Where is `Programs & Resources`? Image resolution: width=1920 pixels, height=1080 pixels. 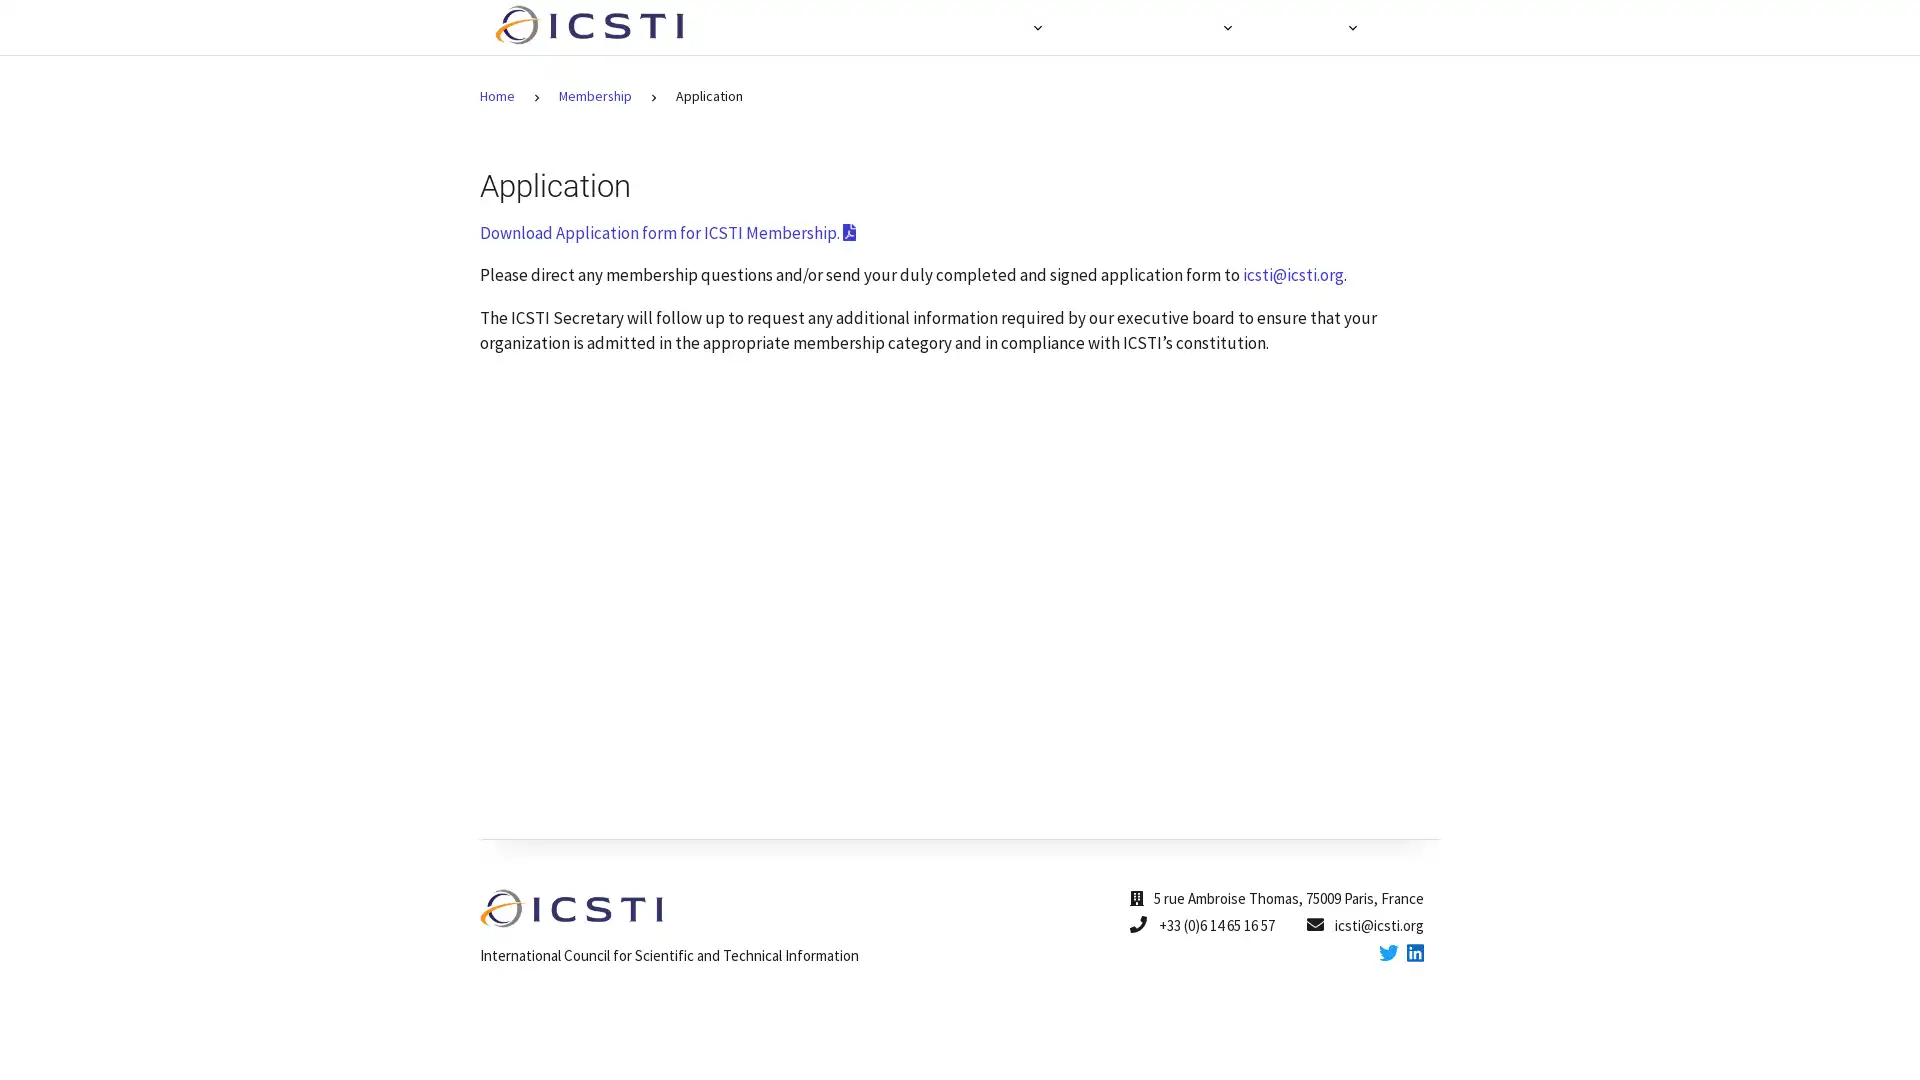
Programs & Resources is located at coordinates (1143, 27).